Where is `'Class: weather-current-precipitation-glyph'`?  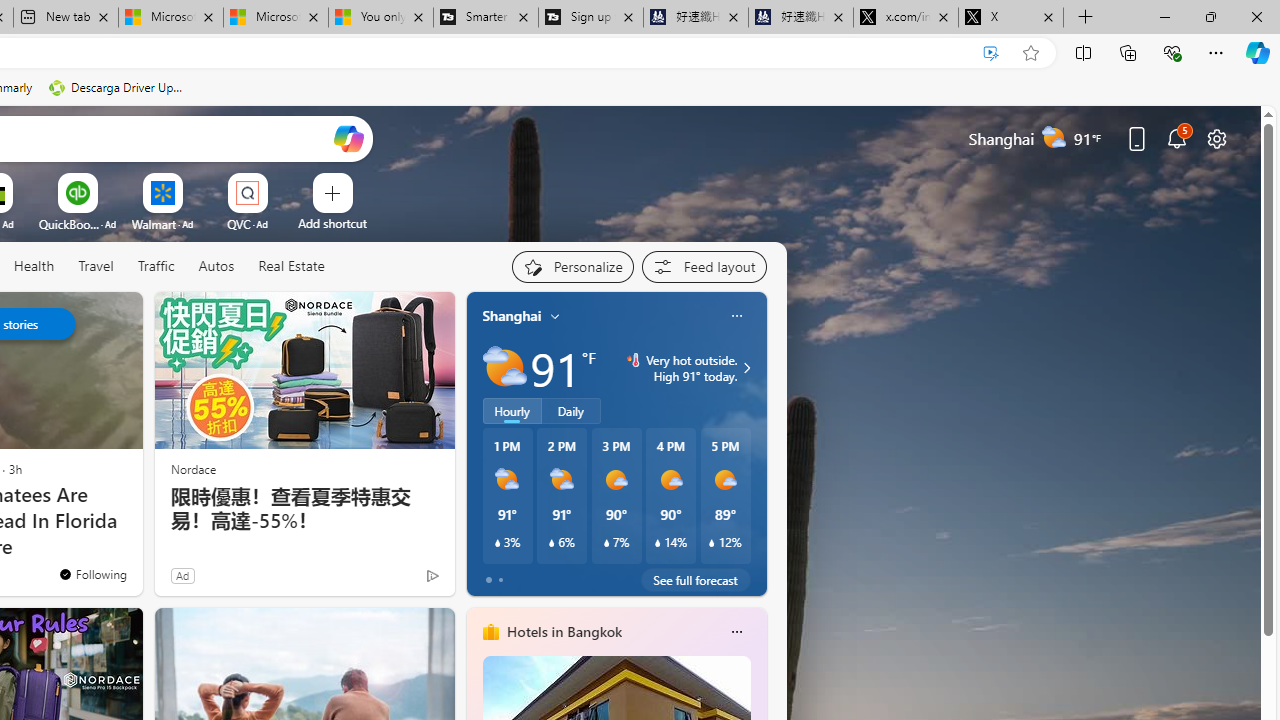 'Class: weather-current-precipitation-glyph' is located at coordinates (712, 543).